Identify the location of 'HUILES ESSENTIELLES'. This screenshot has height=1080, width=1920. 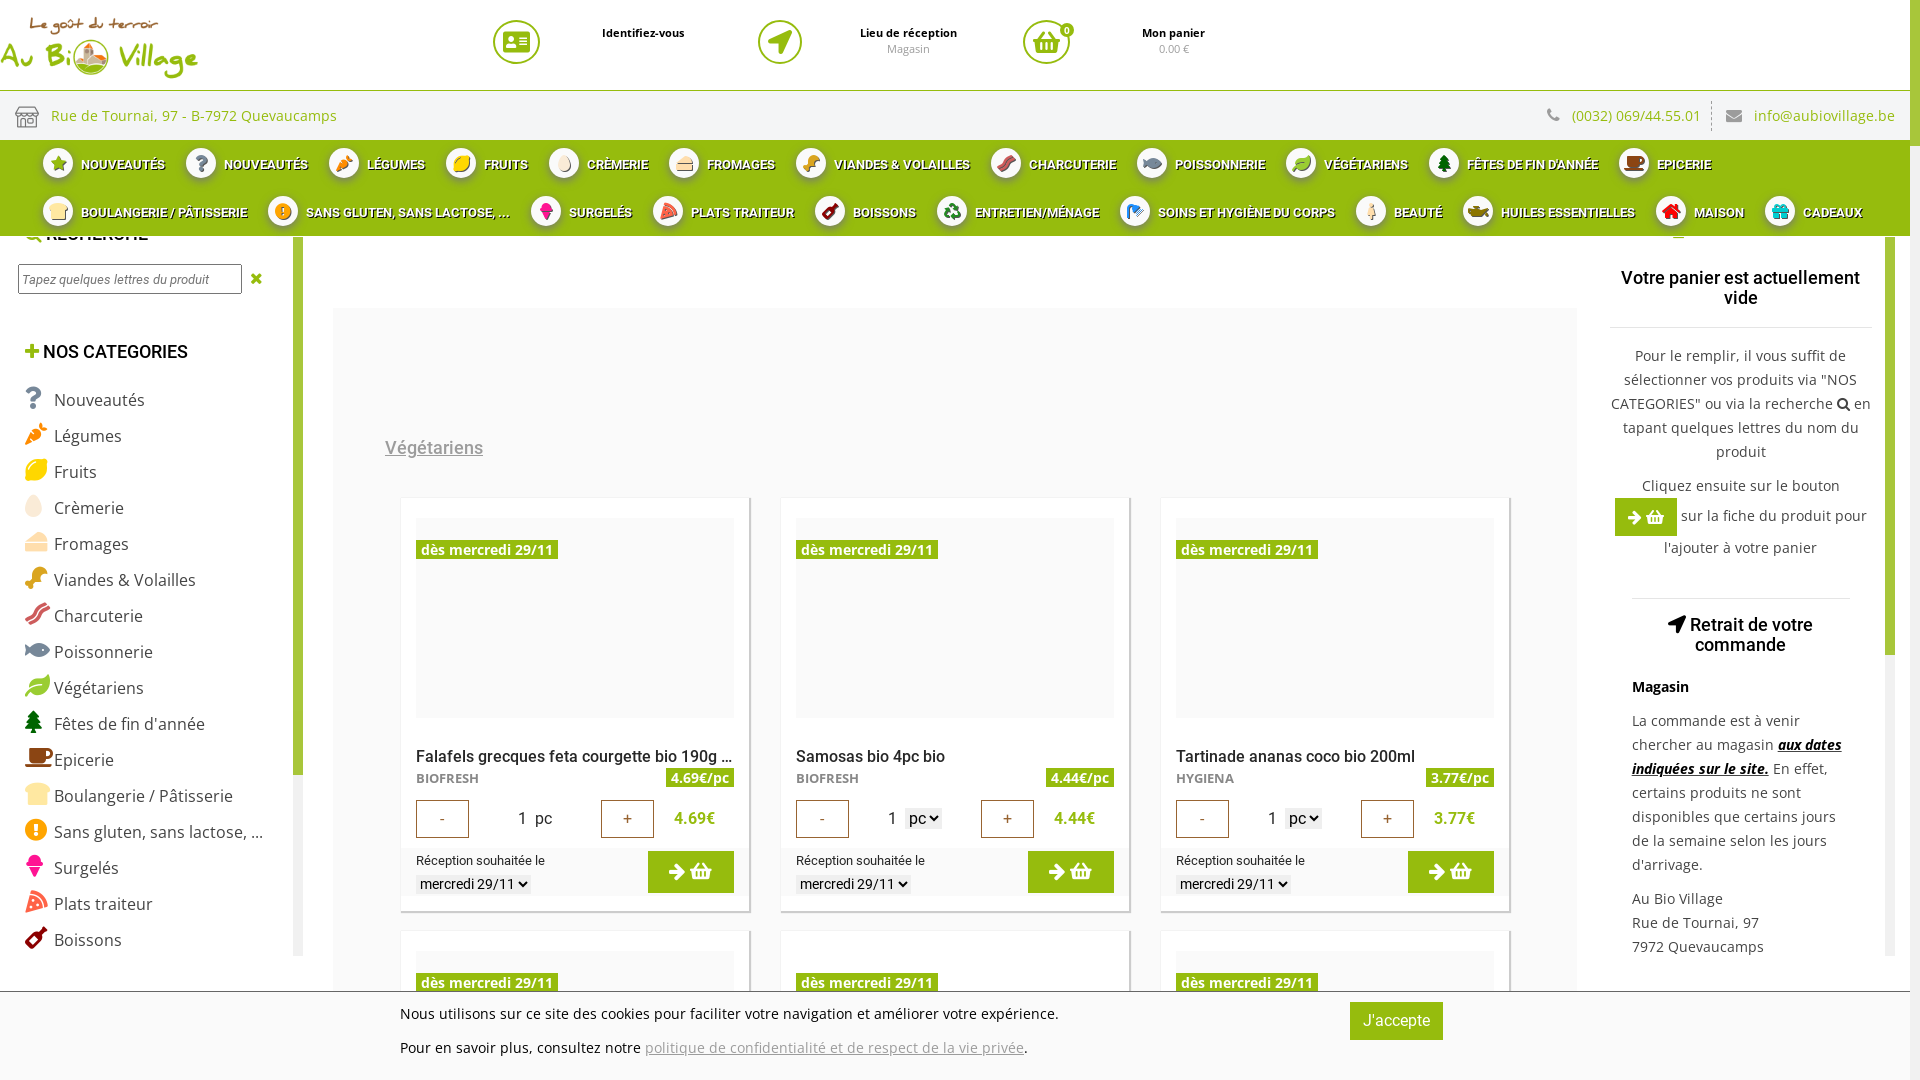
(1545, 207).